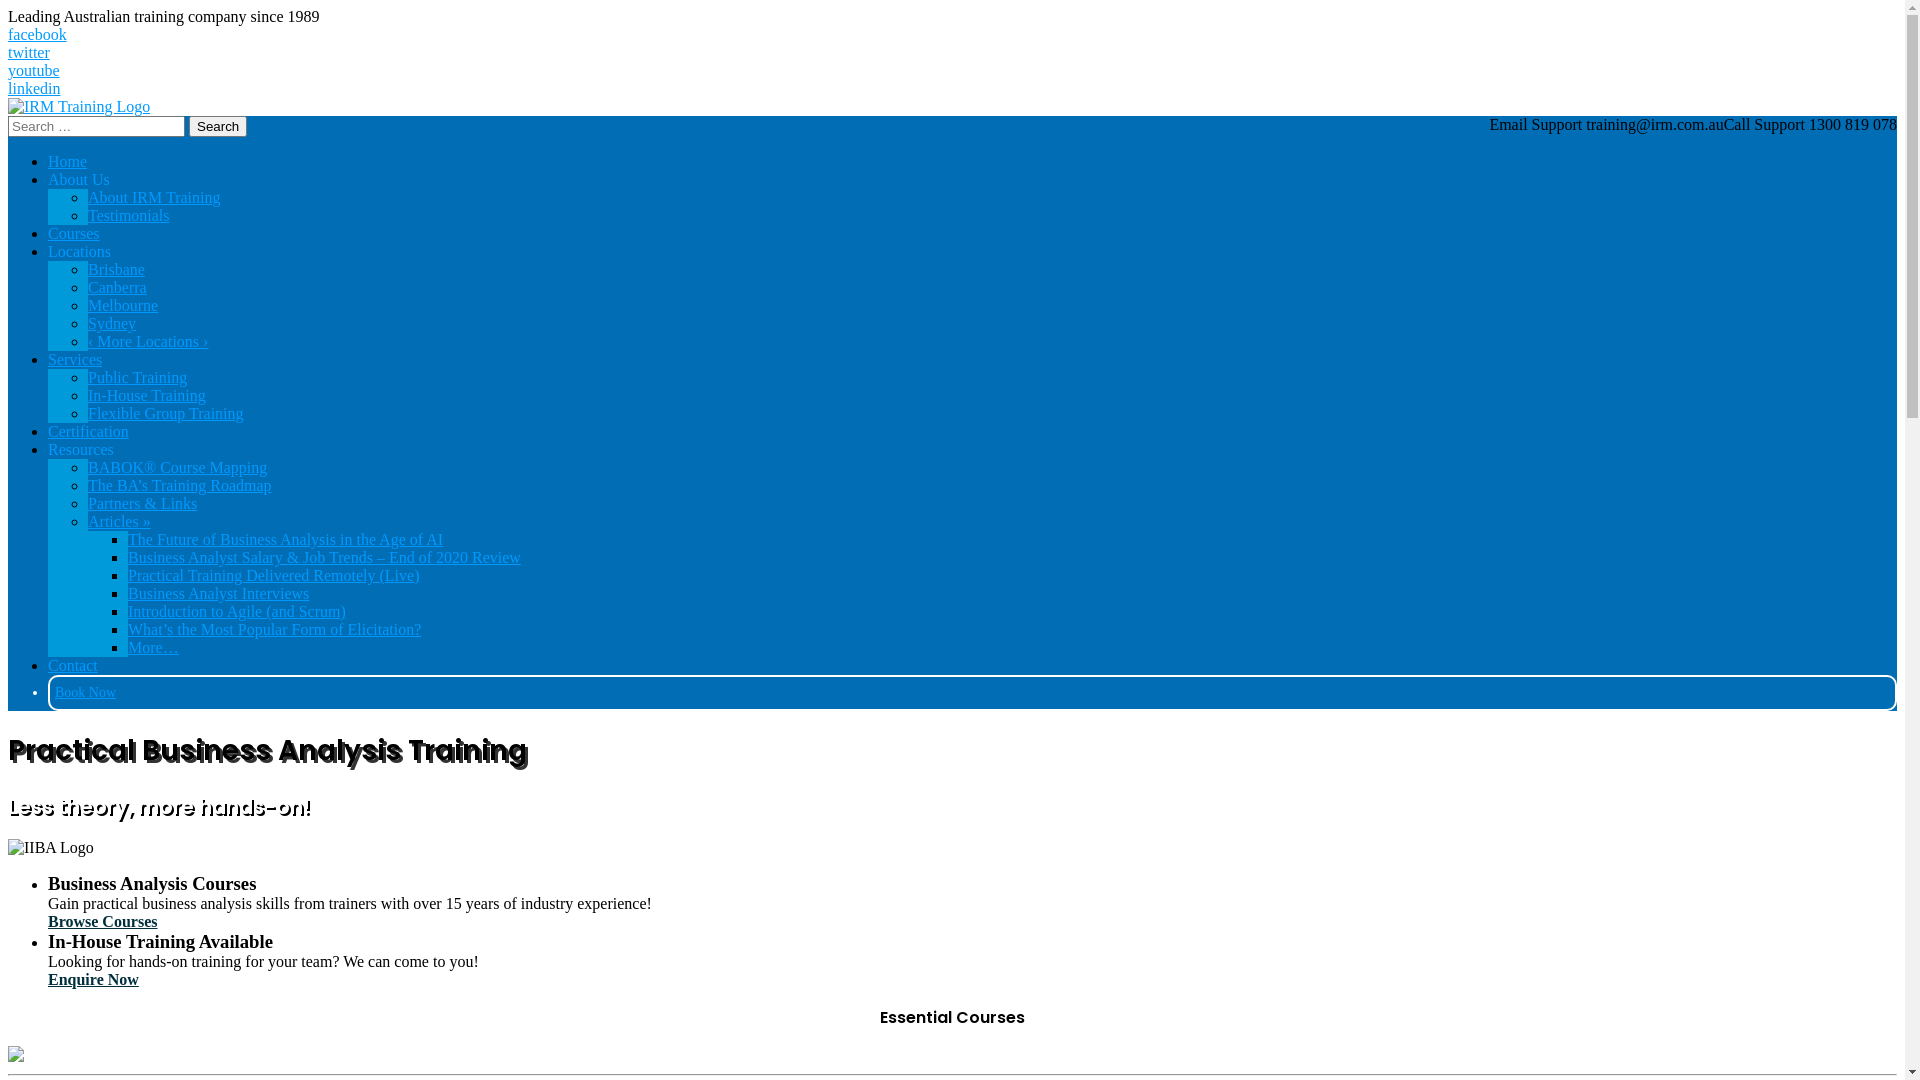 The image size is (1920, 1080). Describe the element at coordinates (218, 592) in the screenshot. I see `'Business Analyst Interviews'` at that location.